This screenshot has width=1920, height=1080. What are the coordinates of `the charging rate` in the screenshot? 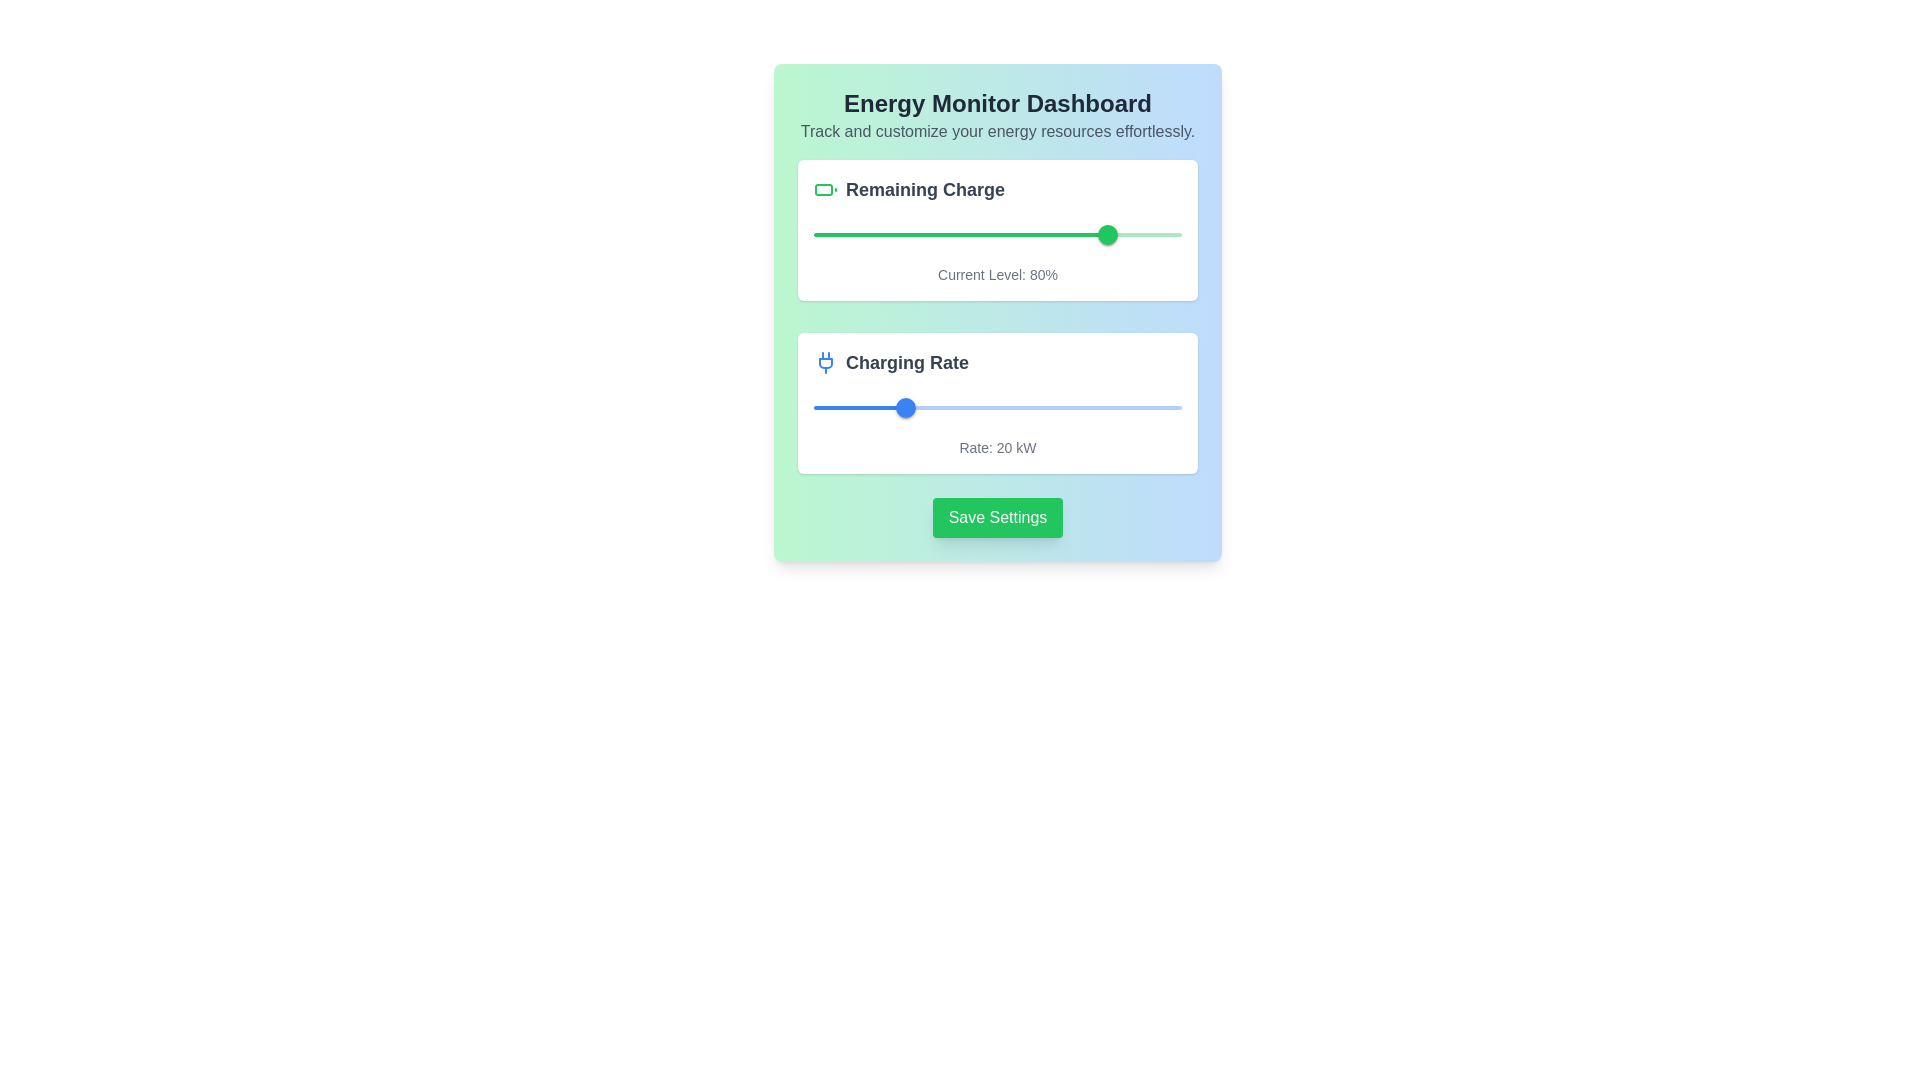 It's located at (1116, 407).